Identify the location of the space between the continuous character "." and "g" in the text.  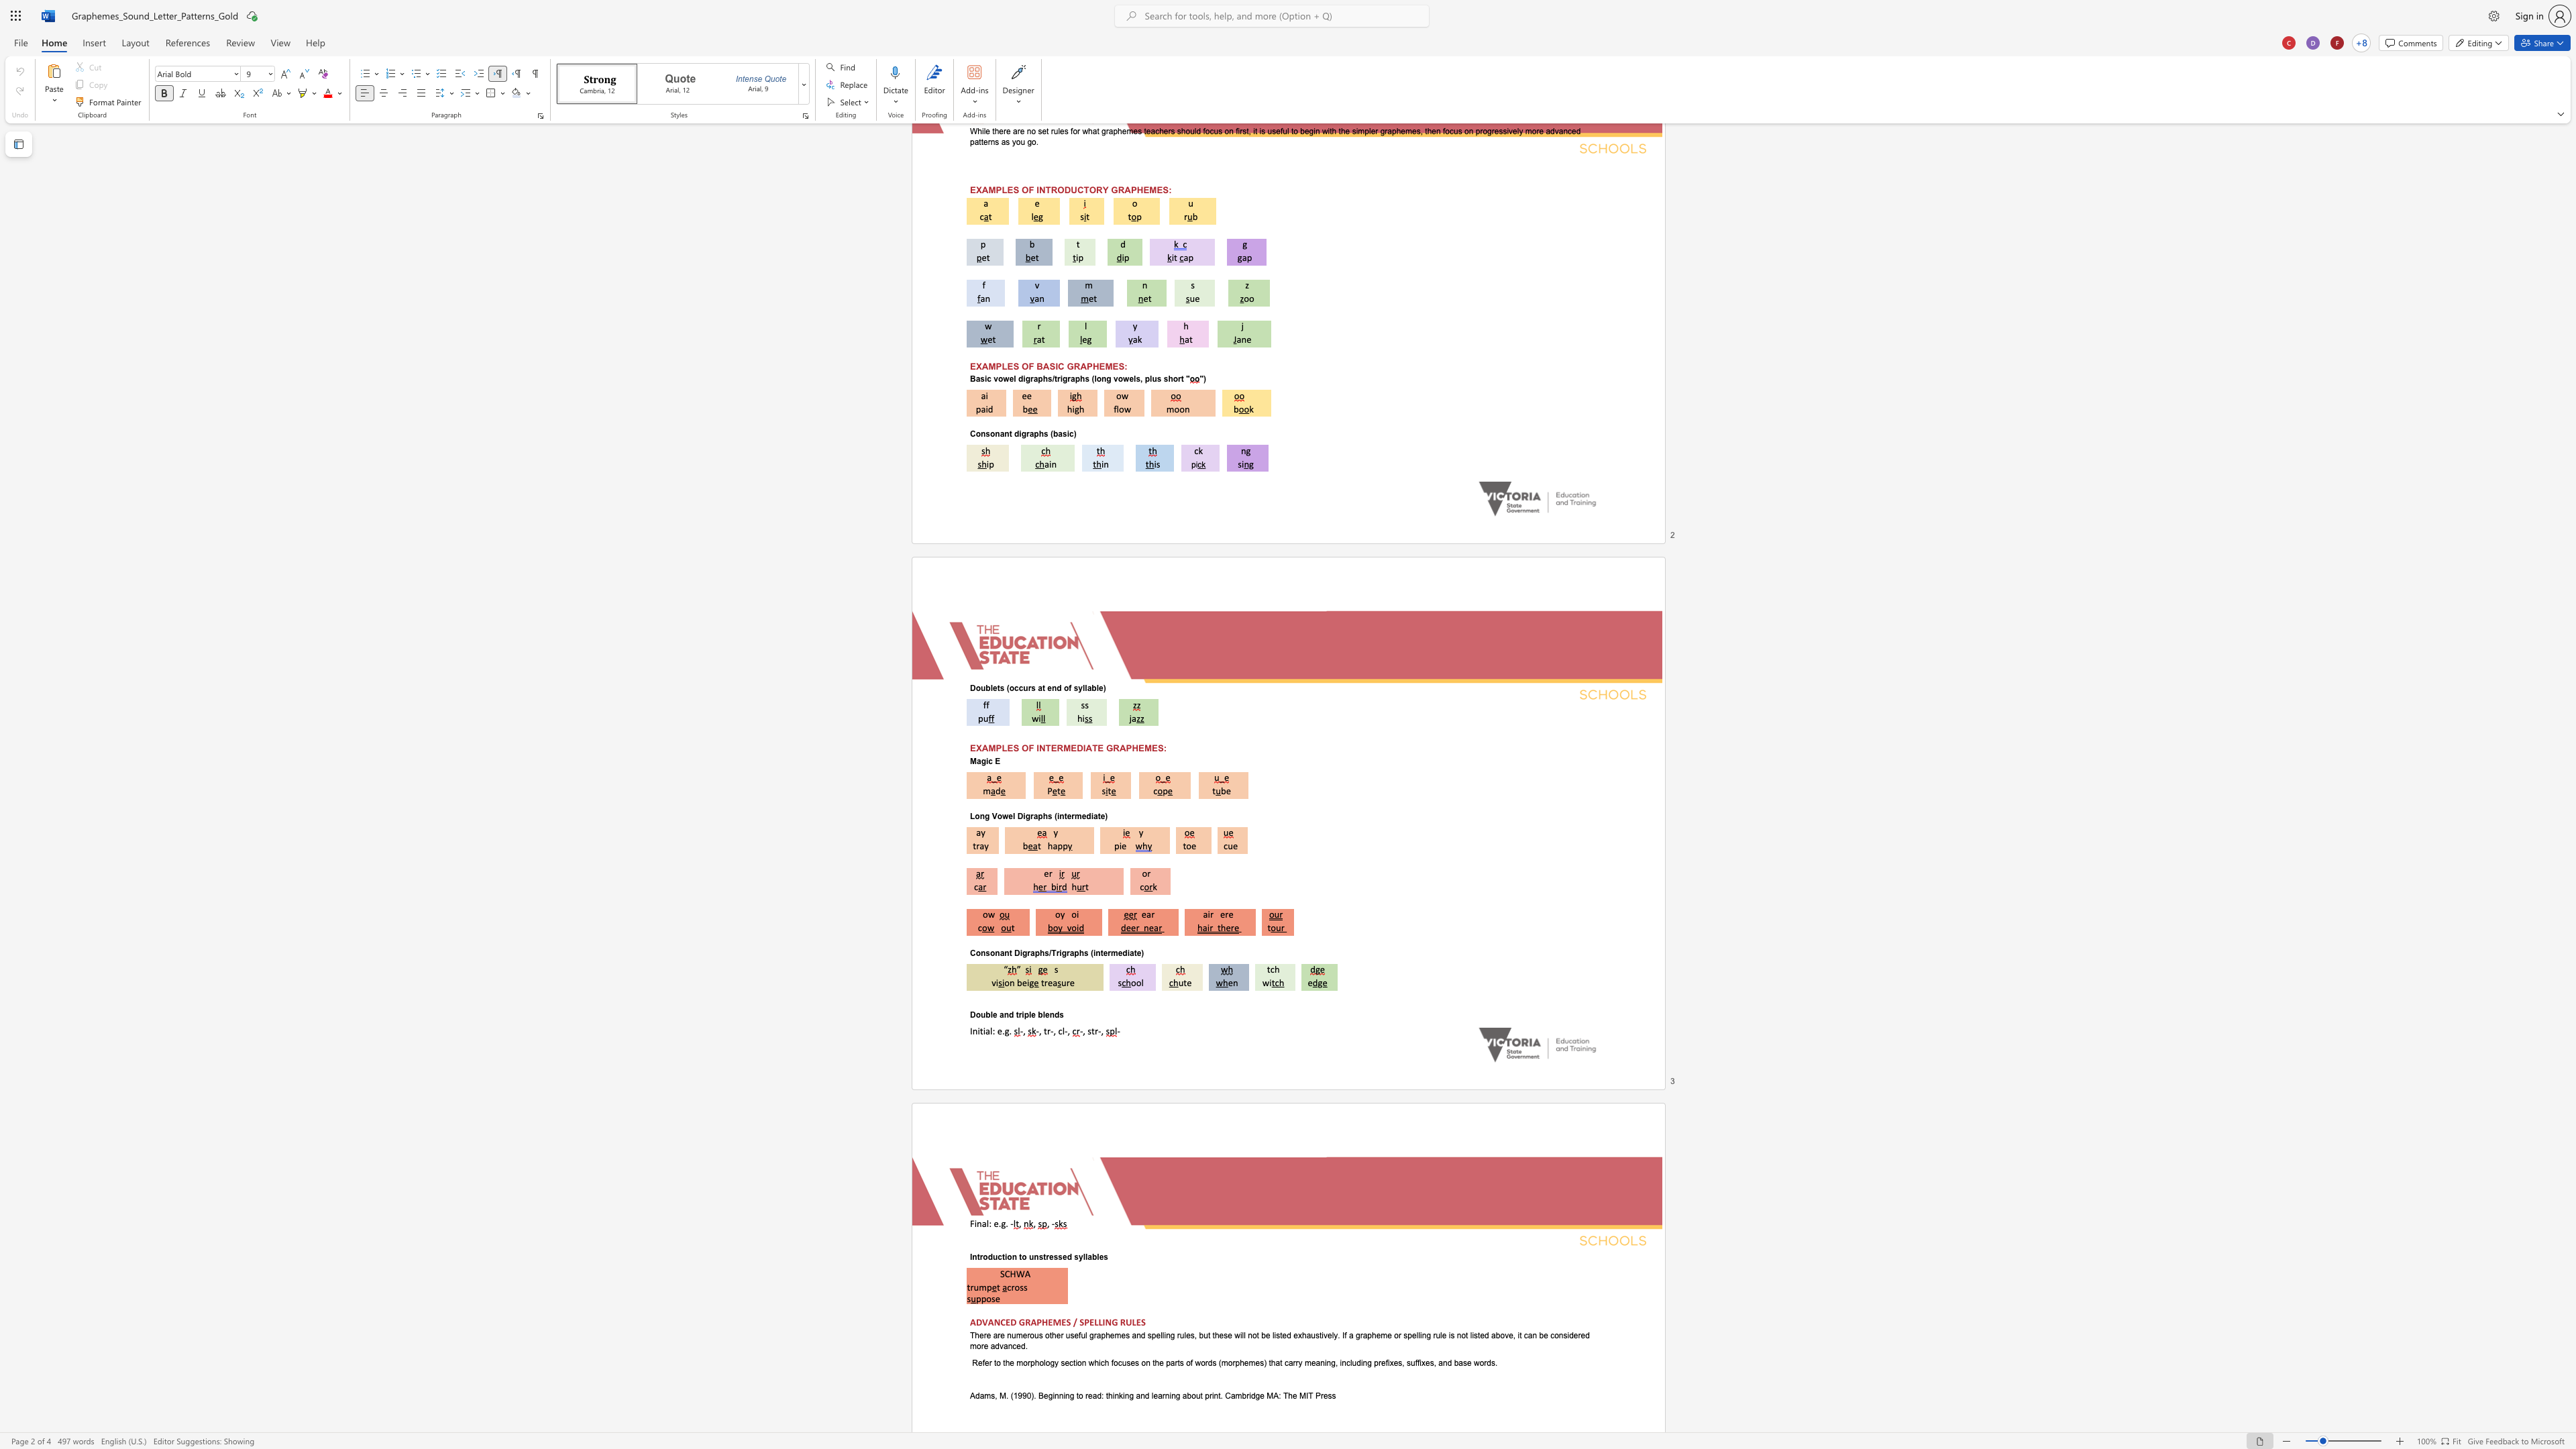
(1002, 1222).